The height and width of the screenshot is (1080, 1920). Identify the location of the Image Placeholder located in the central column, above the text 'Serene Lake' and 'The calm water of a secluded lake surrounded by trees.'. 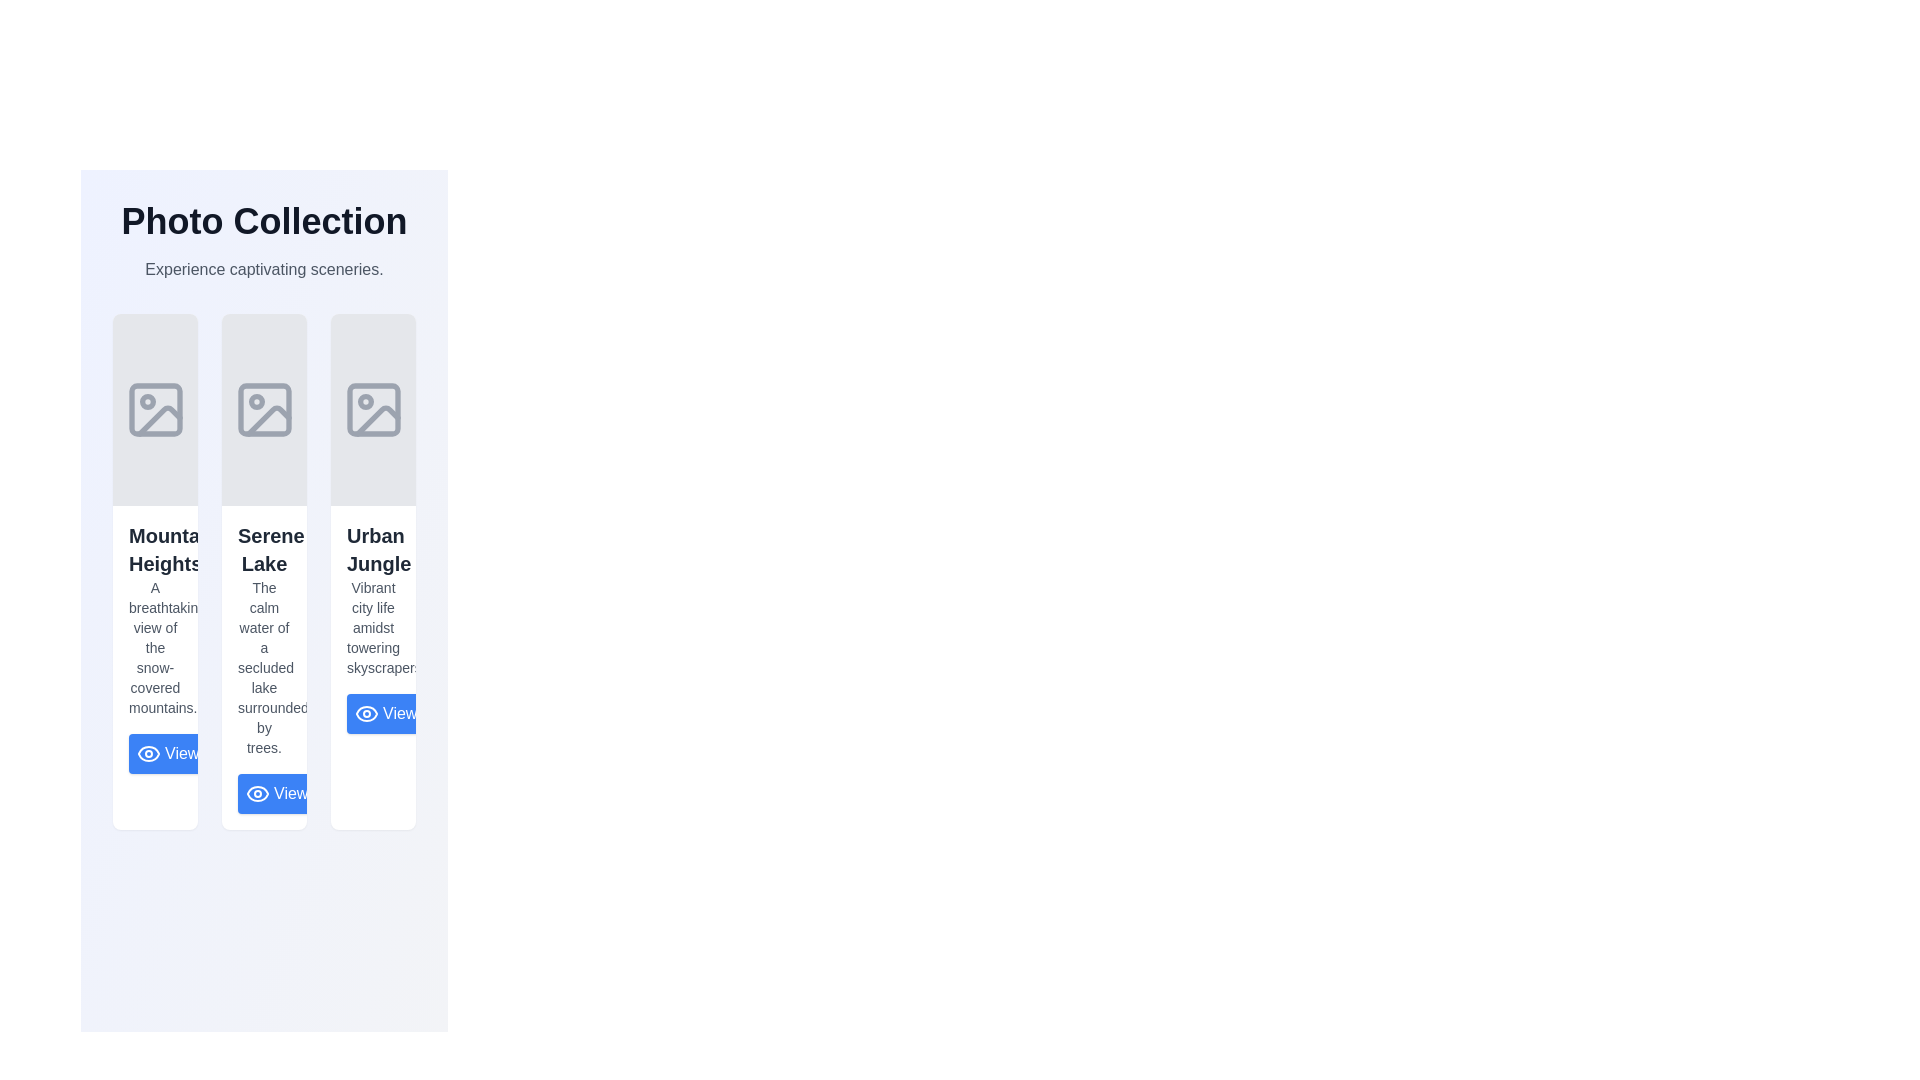
(263, 408).